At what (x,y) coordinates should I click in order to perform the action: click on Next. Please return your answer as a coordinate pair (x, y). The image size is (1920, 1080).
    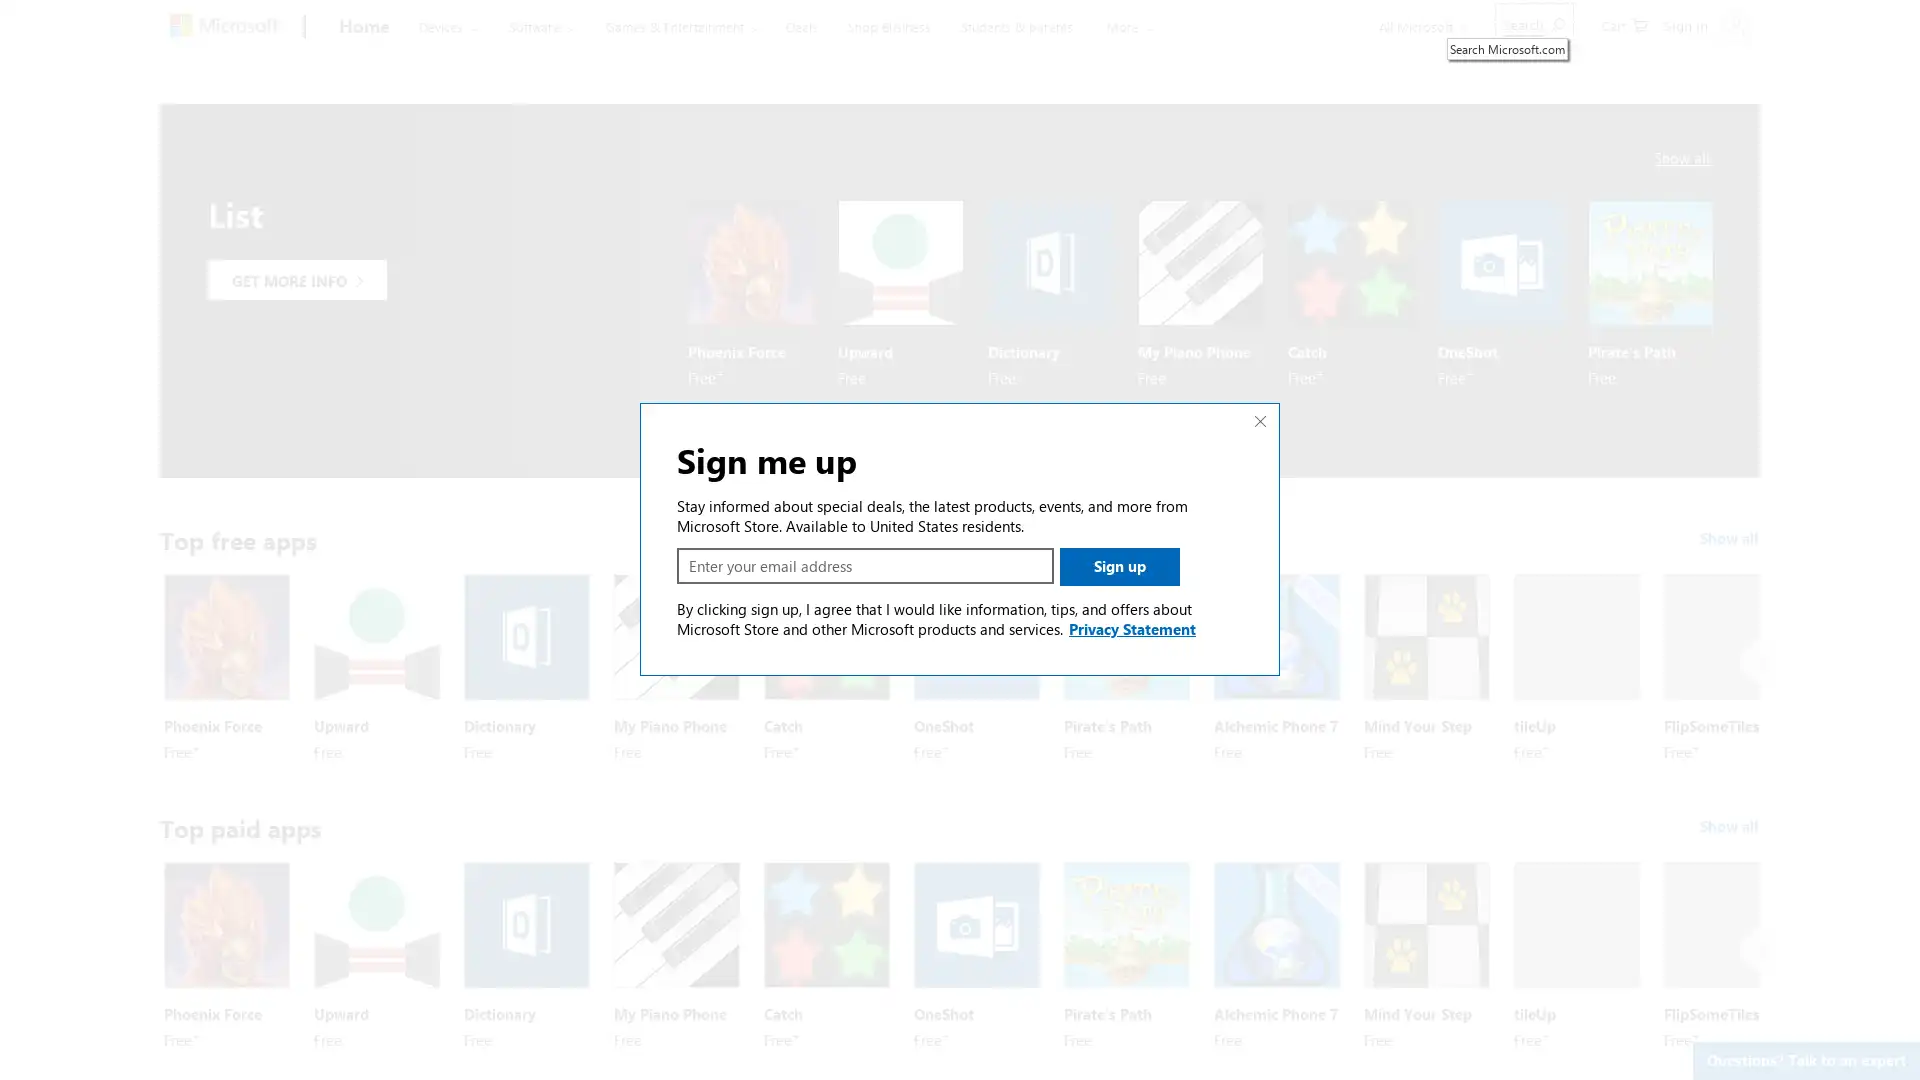
    Looking at the image, I should click on (1761, 662).